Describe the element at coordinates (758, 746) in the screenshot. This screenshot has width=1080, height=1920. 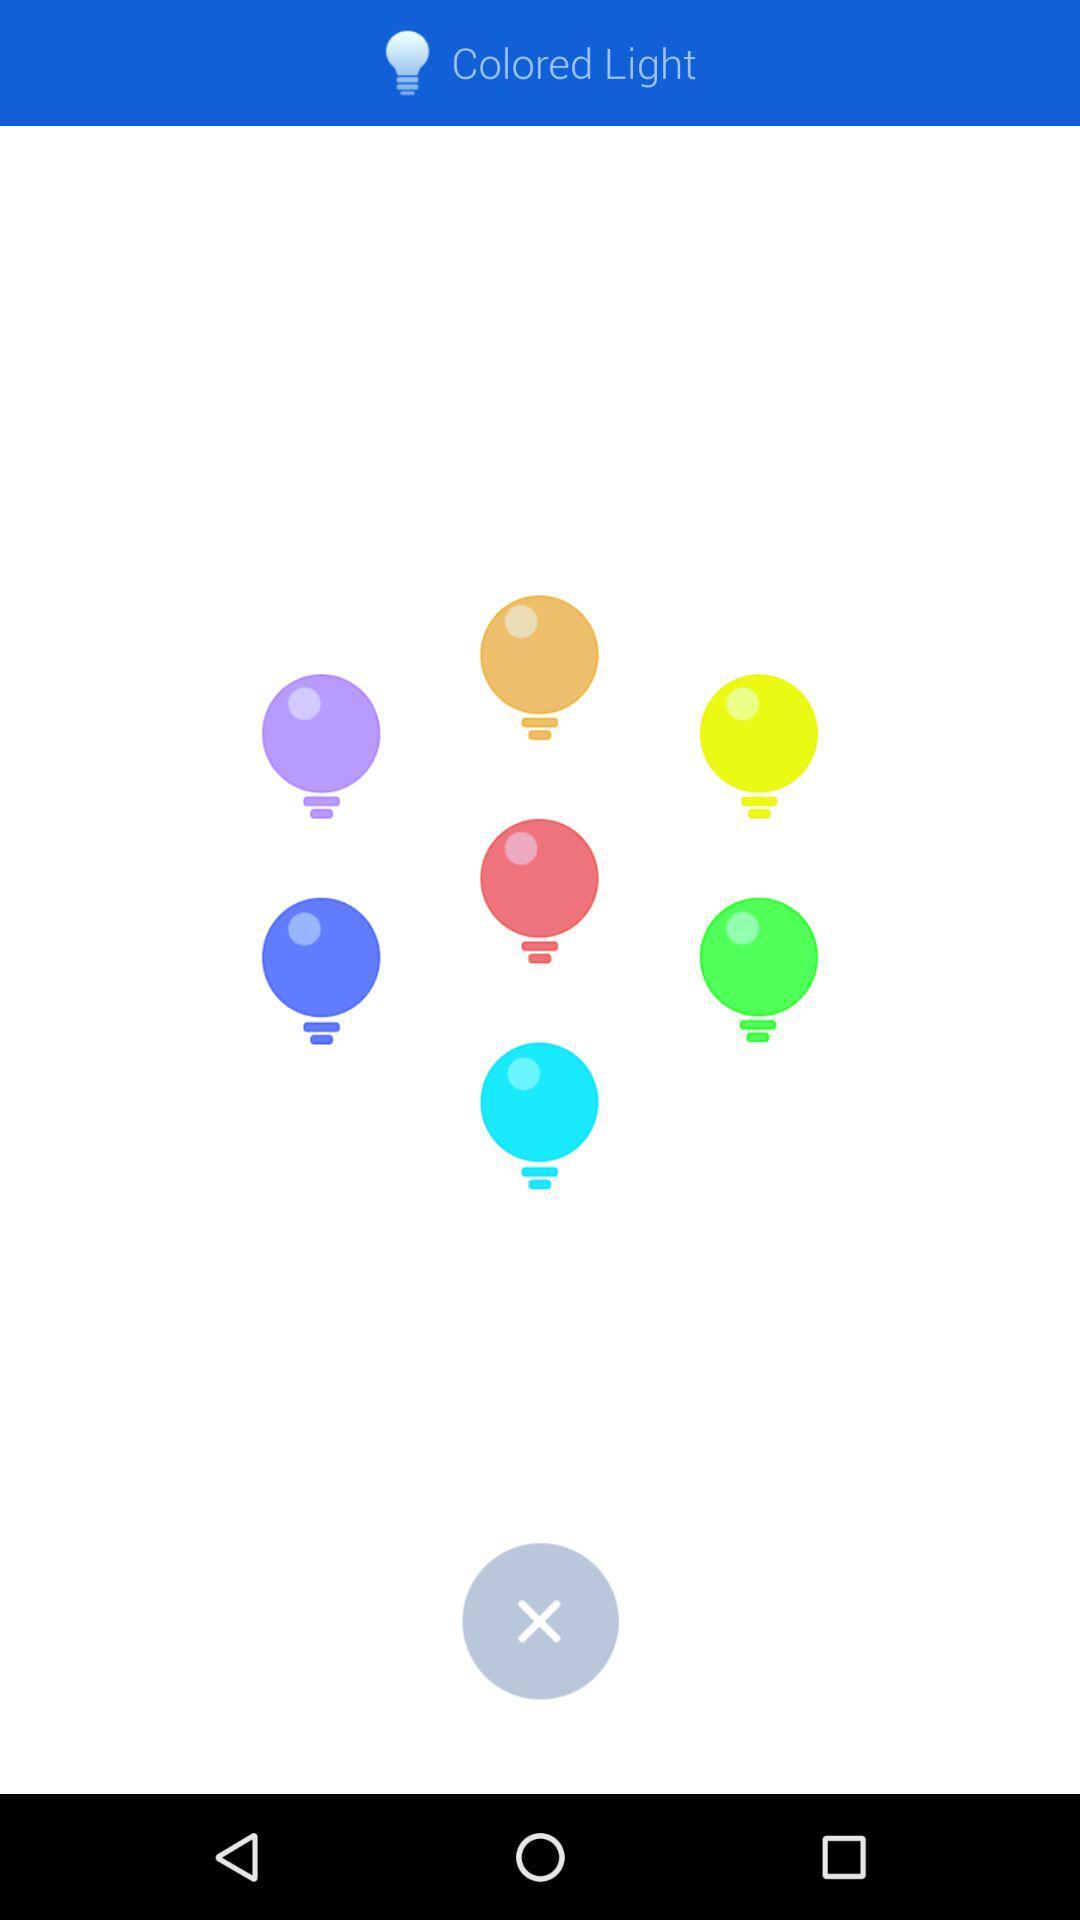
I see `the item below colored light` at that location.